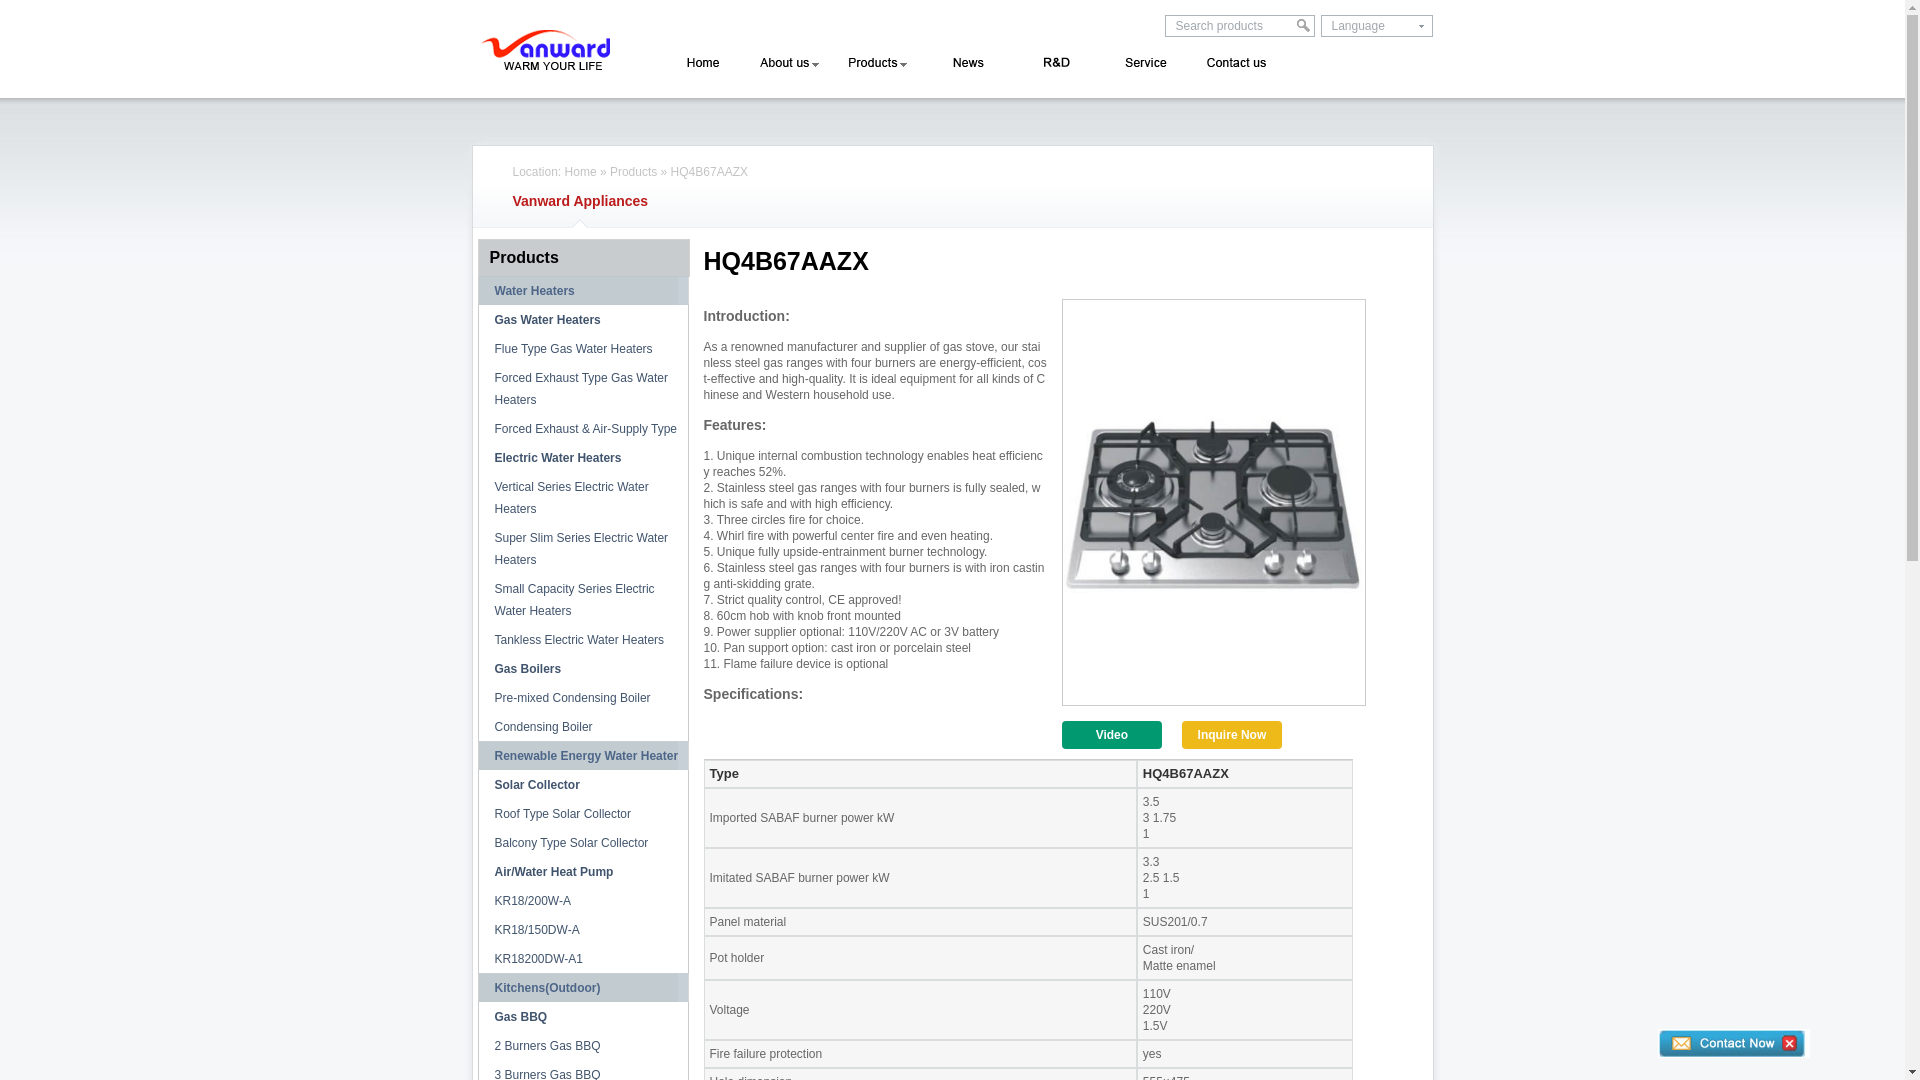 Image resolution: width=1920 pixels, height=1080 pixels. What do you see at coordinates (477, 1044) in the screenshot?
I see `'2 Burners Gas BBQ'` at bounding box center [477, 1044].